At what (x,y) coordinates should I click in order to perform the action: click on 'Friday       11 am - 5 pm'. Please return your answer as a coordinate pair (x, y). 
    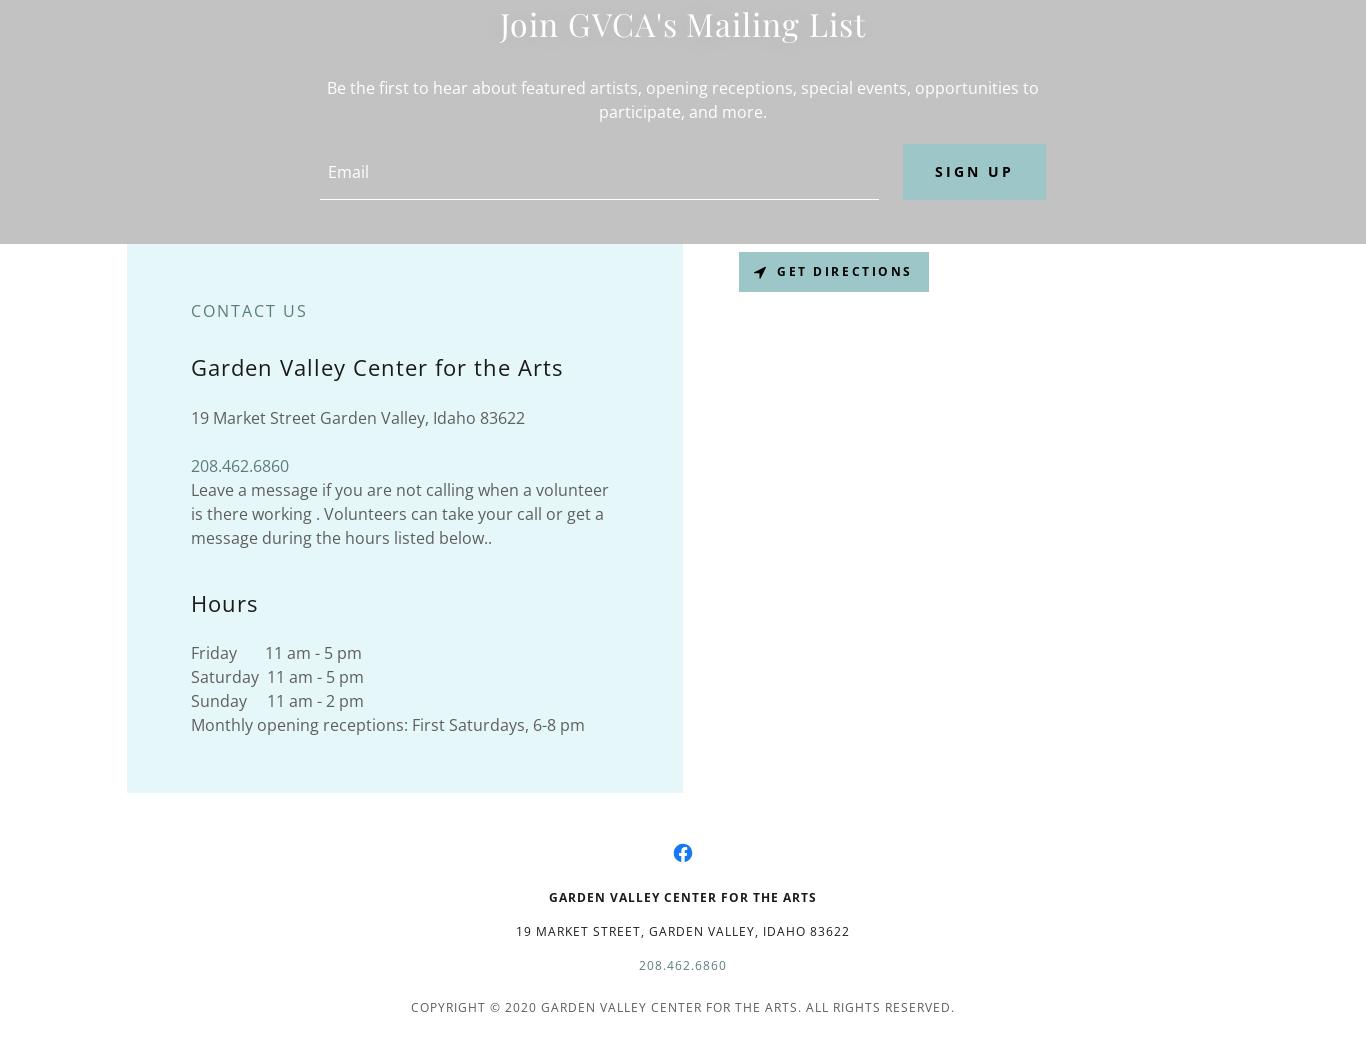
    Looking at the image, I should click on (276, 652).